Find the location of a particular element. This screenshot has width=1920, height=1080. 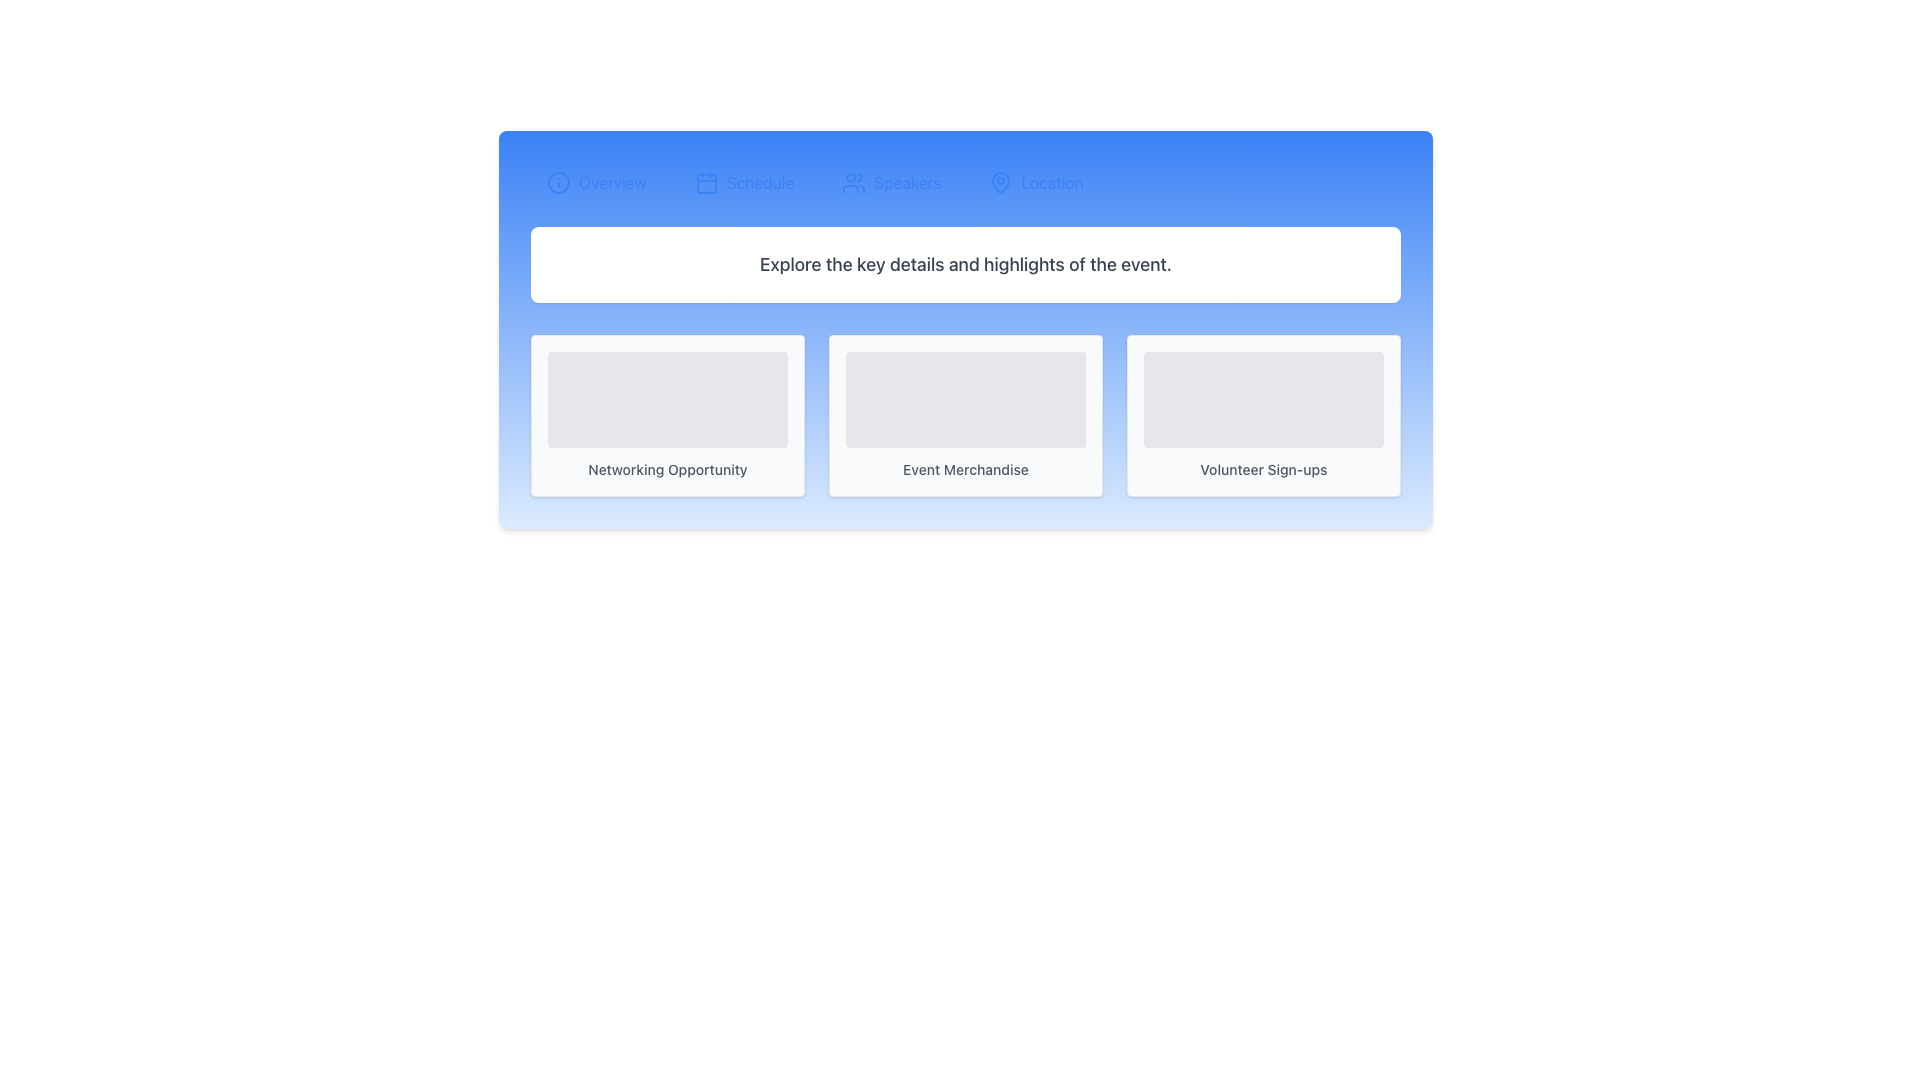

the 'Event Merchandise' card, which is the second card in a row of three cards, located between 'Networking Opportunity' and 'Volunteer Sign-ups' is located at coordinates (965, 415).